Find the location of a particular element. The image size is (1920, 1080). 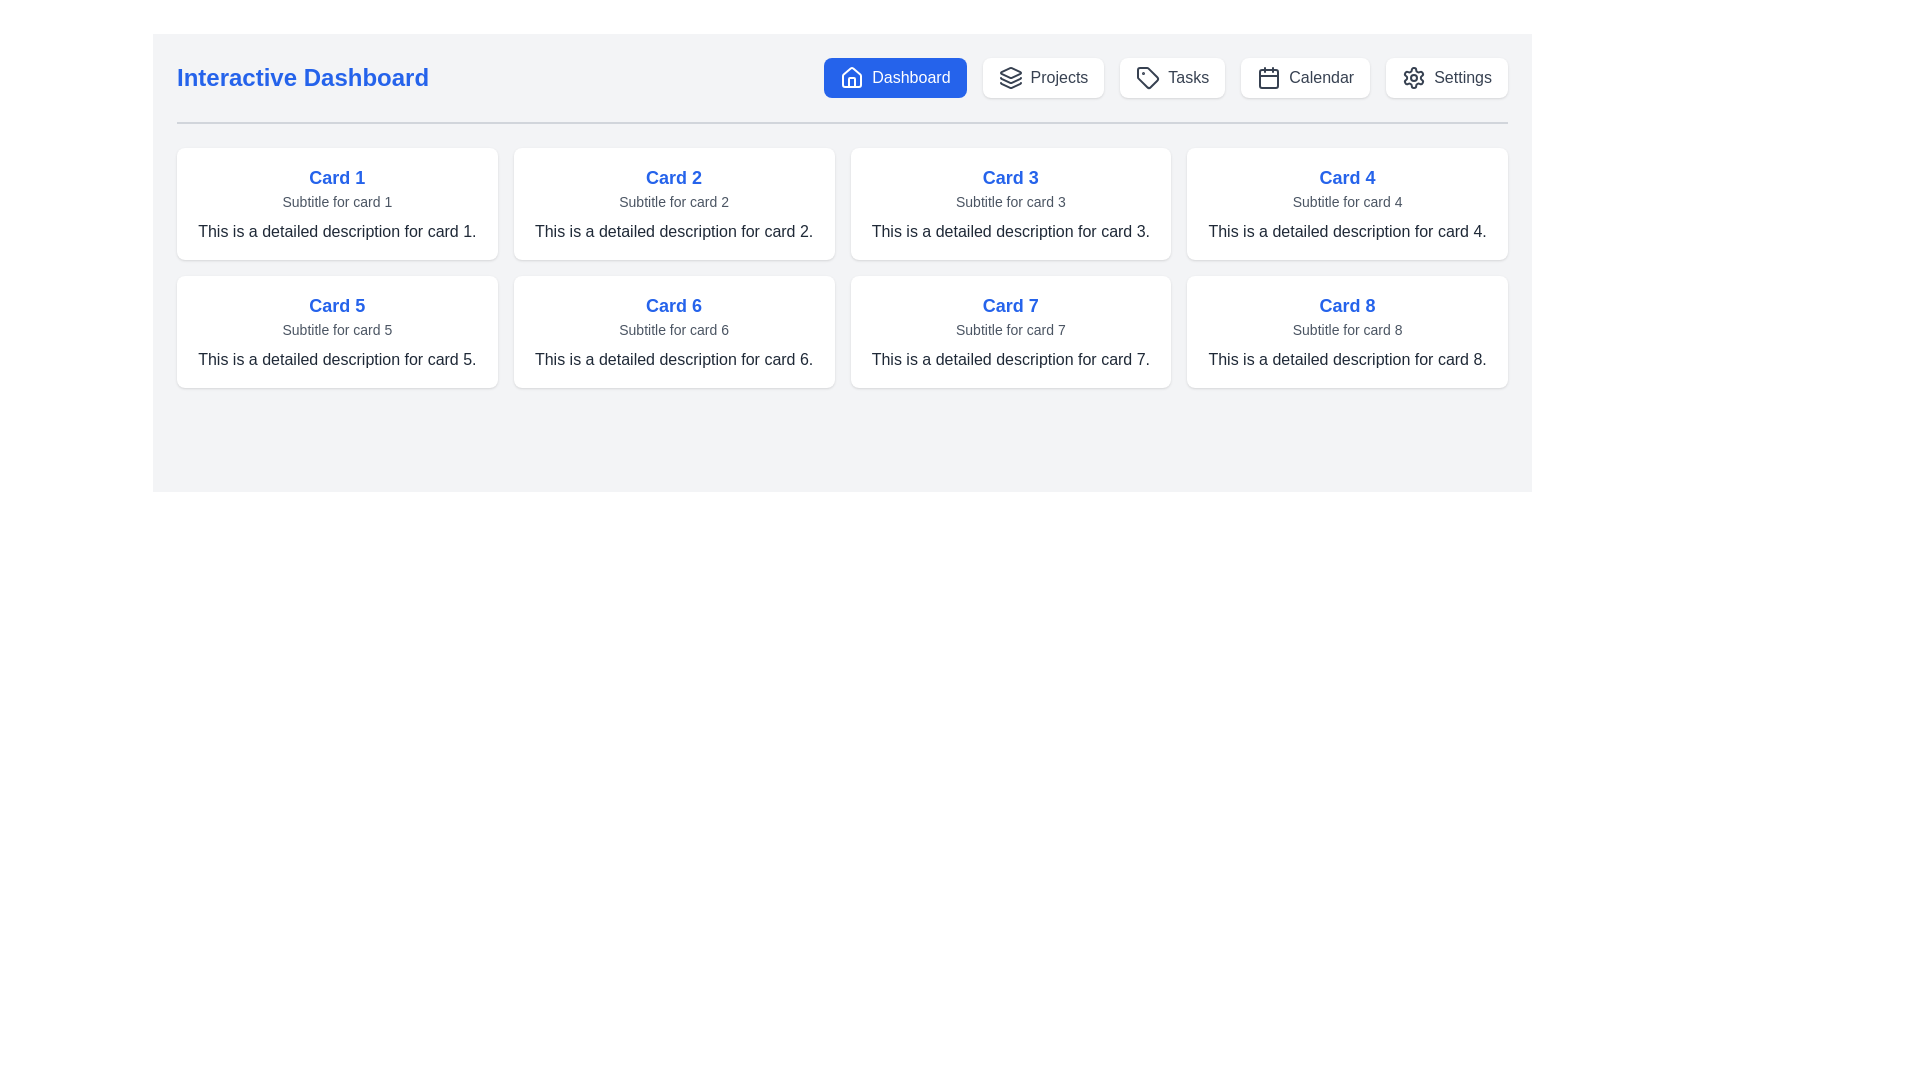

the text element displaying 'Subtitle for card 5', which is styled with gray color and medium font, located below the title 'Card 5' in the second row of cards is located at coordinates (337, 329).